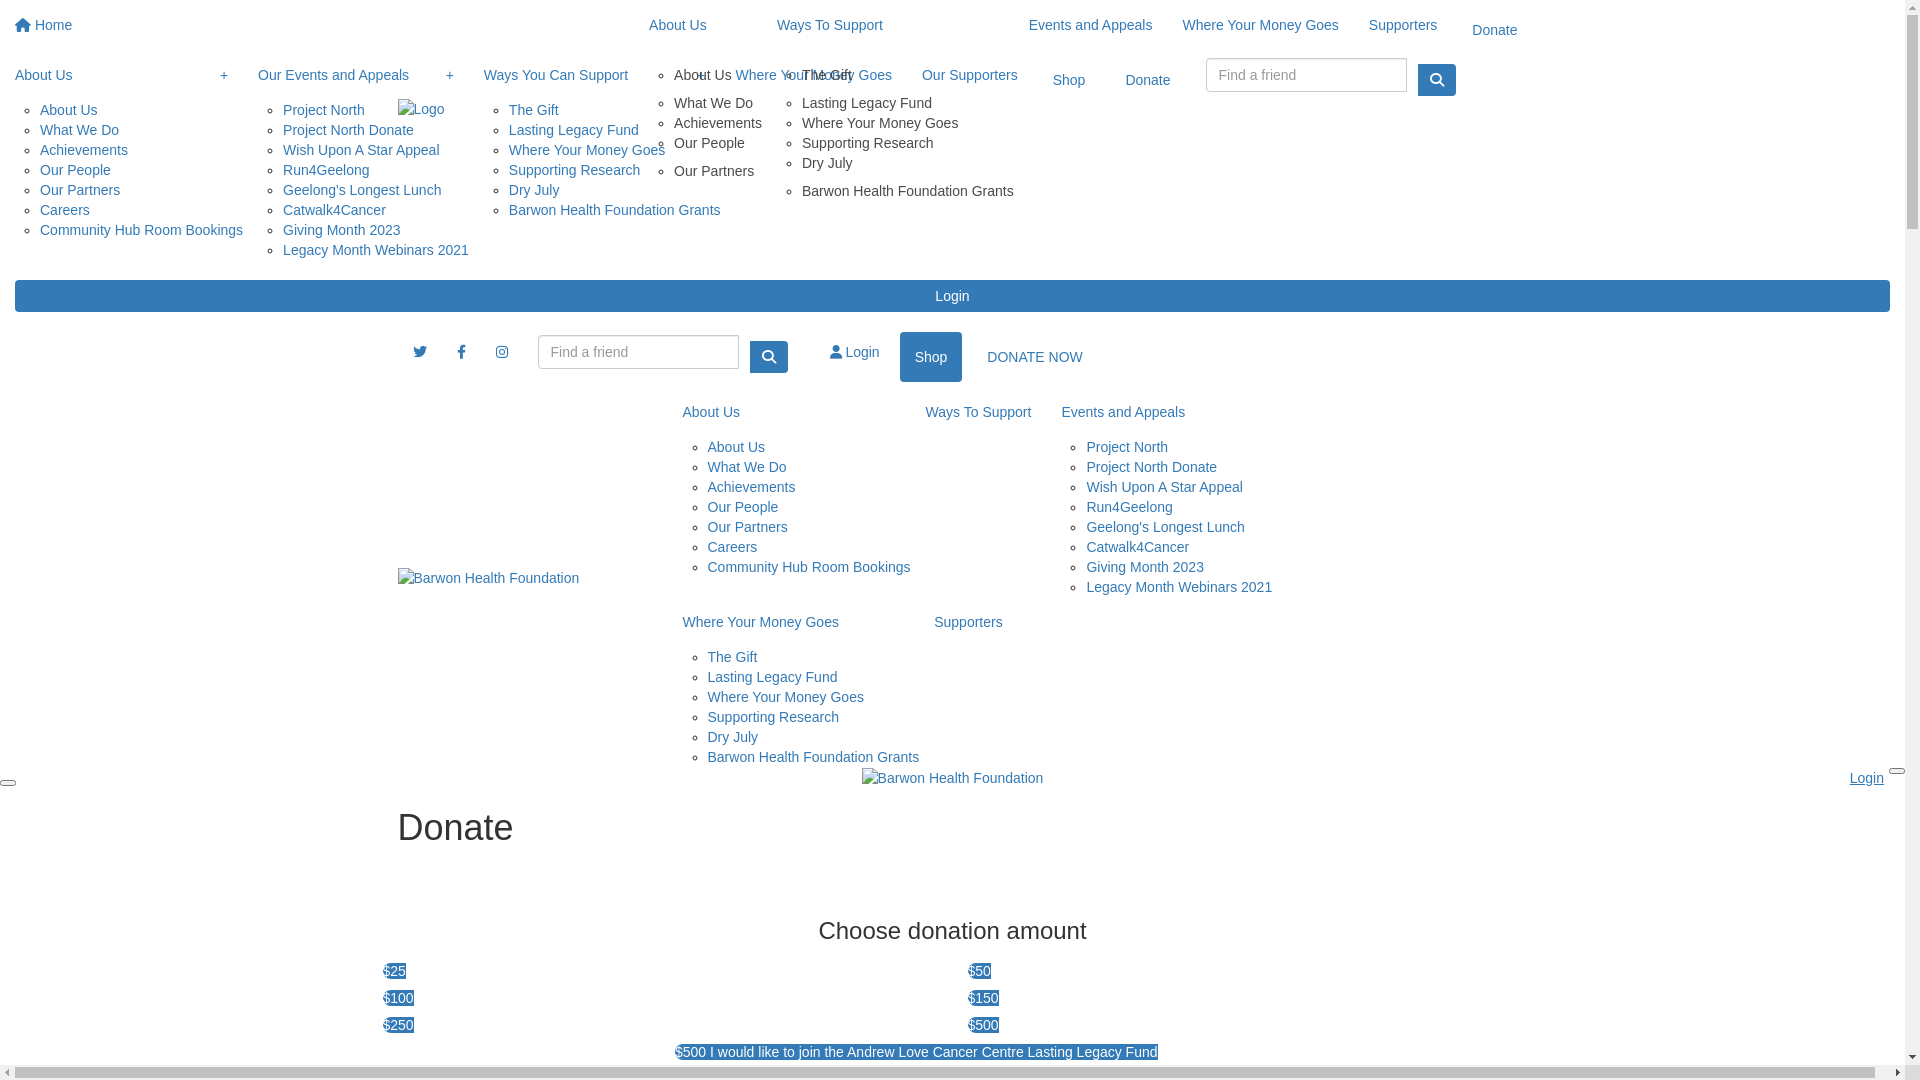 Image resolution: width=1920 pixels, height=1080 pixels. What do you see at coordinates (594, 73) in the screenshot?
I see `'Ways You Can Support` at bounding box center [594, 73].